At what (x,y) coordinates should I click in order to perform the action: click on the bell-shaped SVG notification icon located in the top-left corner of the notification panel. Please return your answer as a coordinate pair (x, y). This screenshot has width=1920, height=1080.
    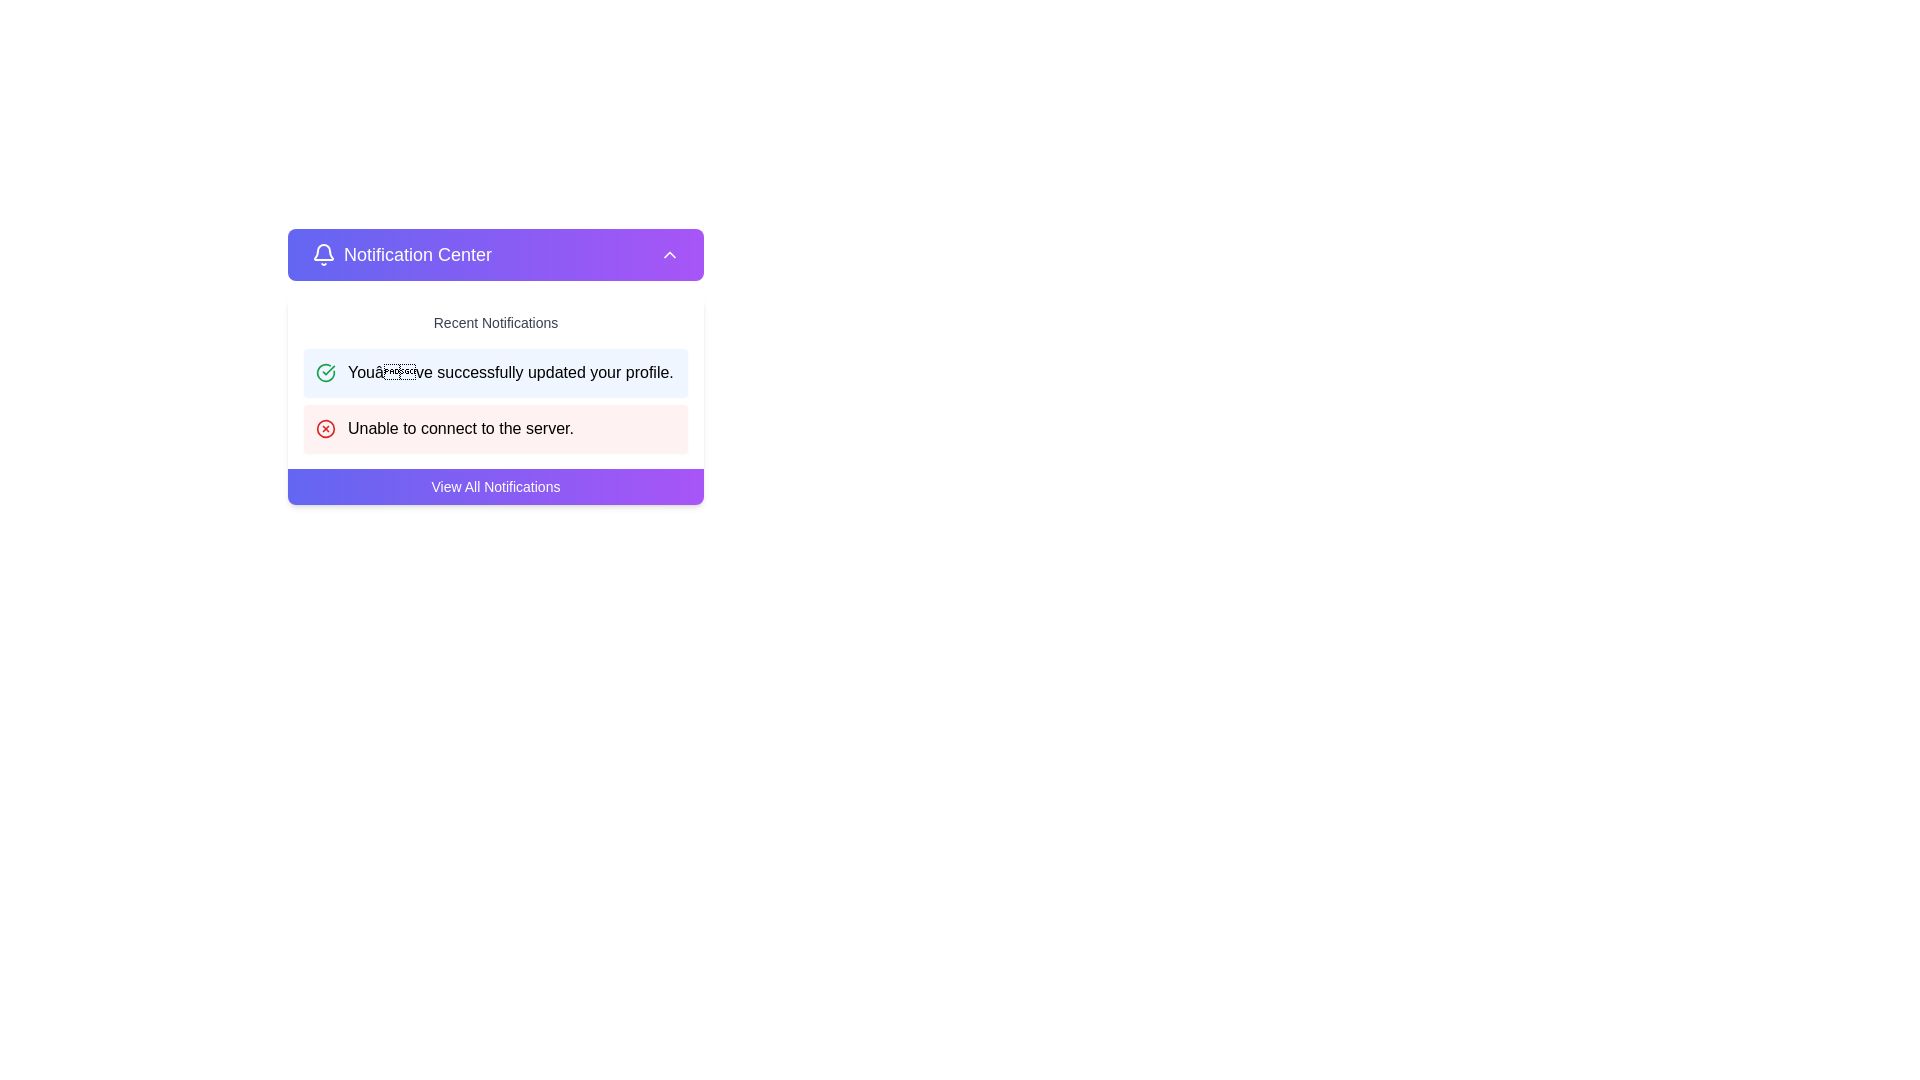
    Looking at the image, I should click on (324, 251).